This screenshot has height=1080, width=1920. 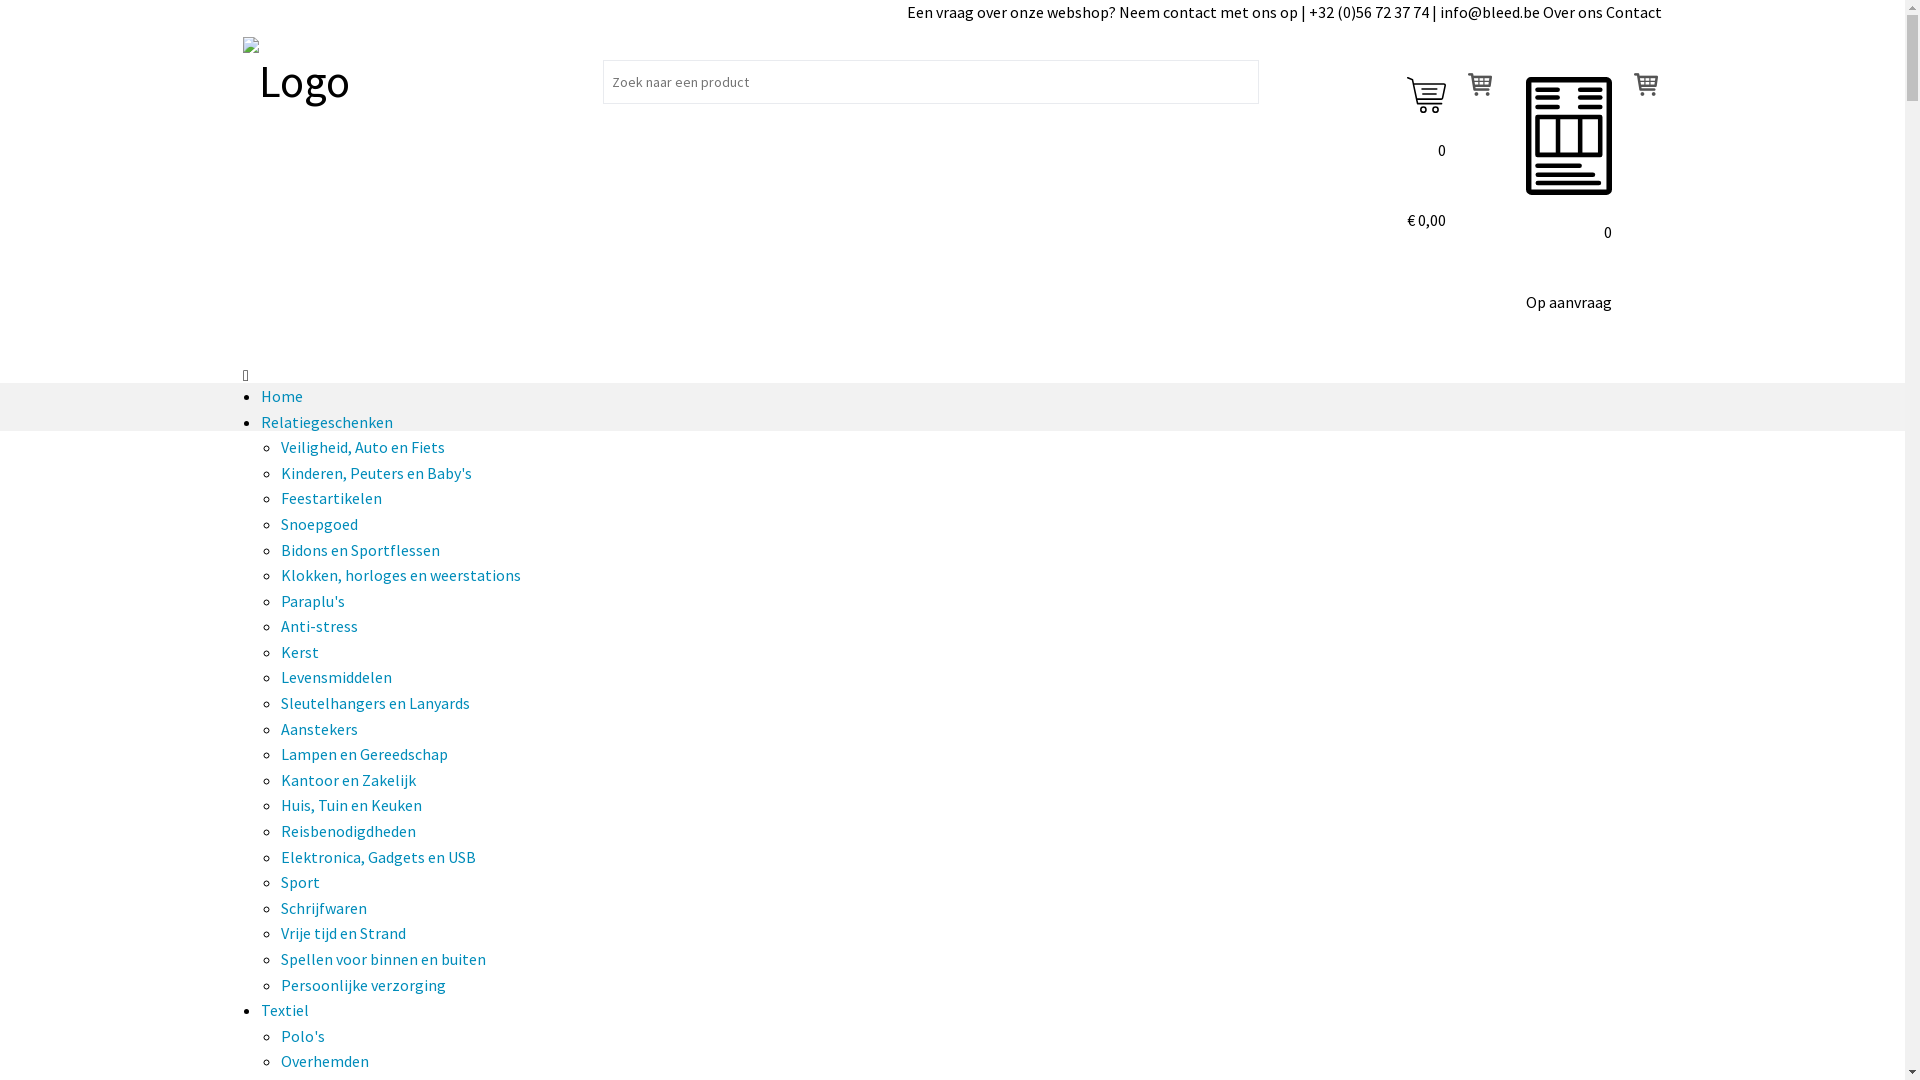 I want to click on 'Feestartikelen', so click(x=331, y=496).